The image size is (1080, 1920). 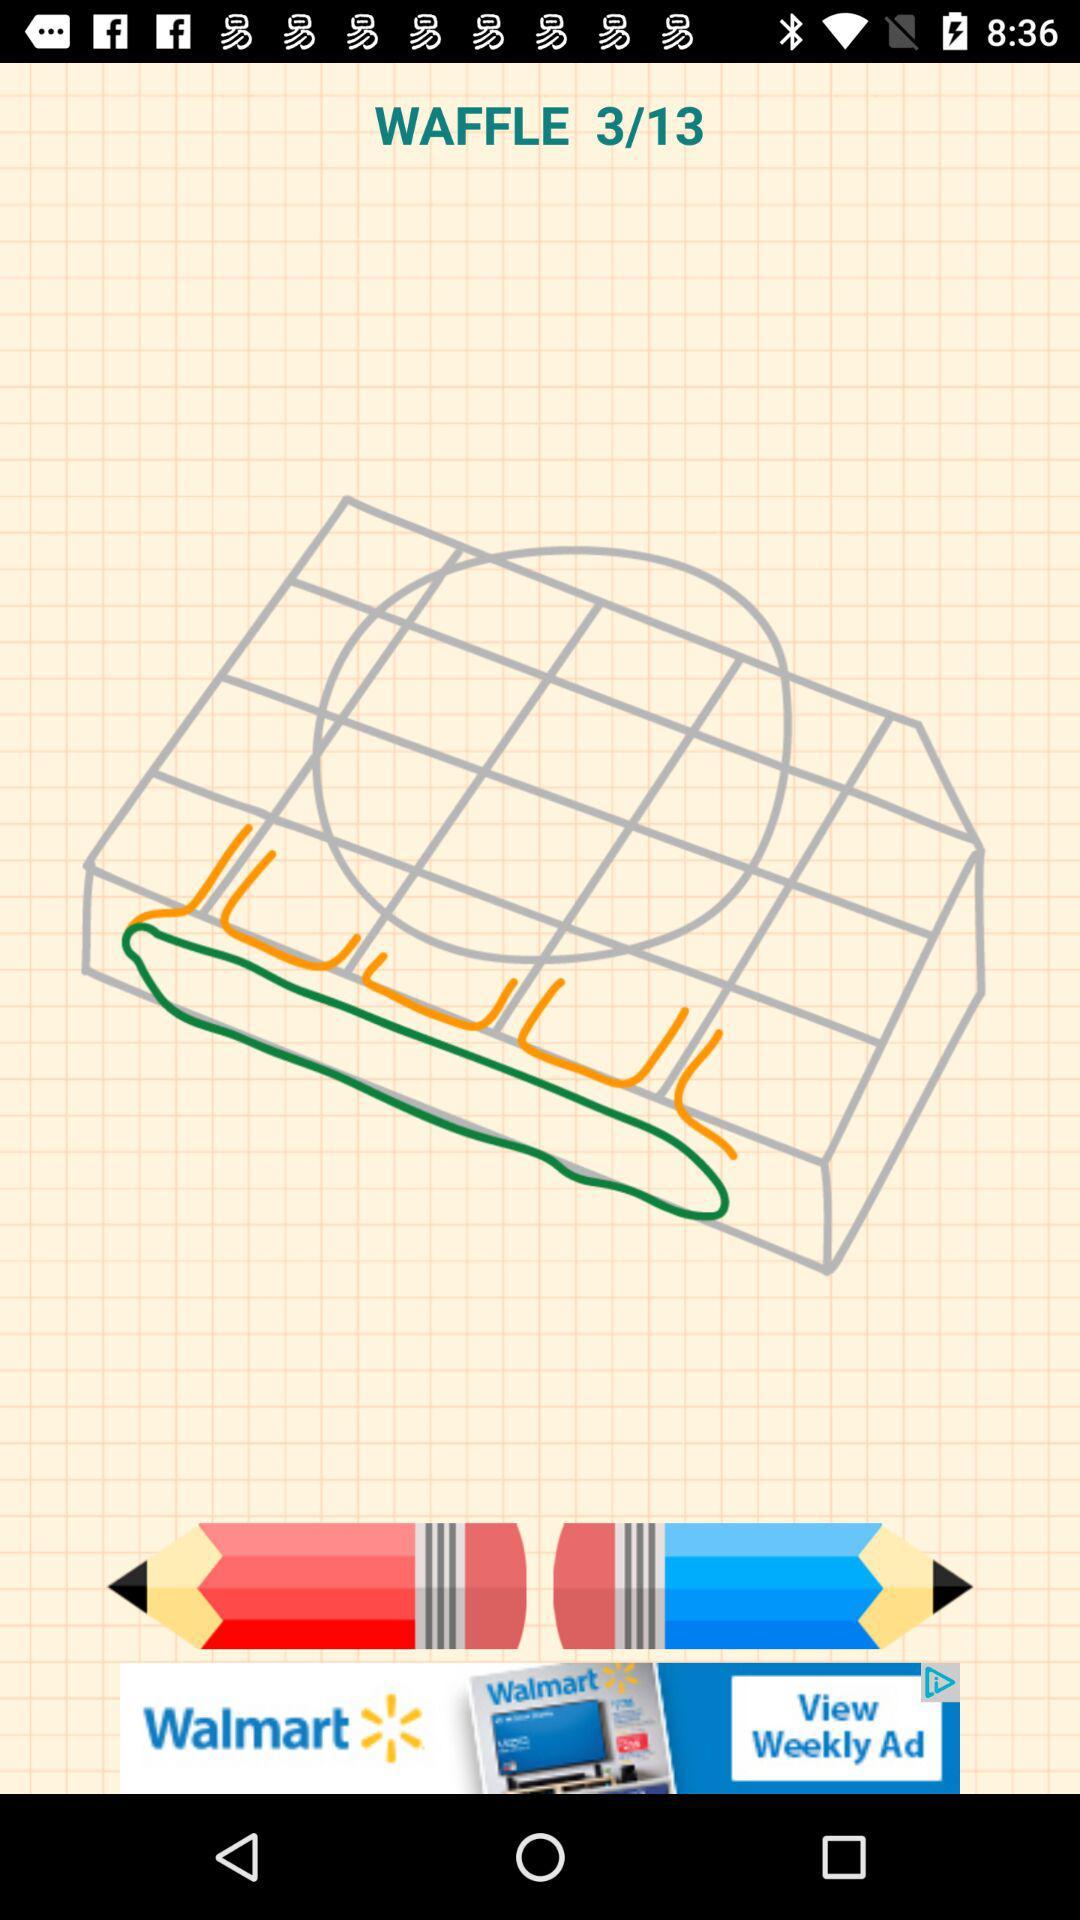 I want to click on advertisement, so click(x=540, y=1727).